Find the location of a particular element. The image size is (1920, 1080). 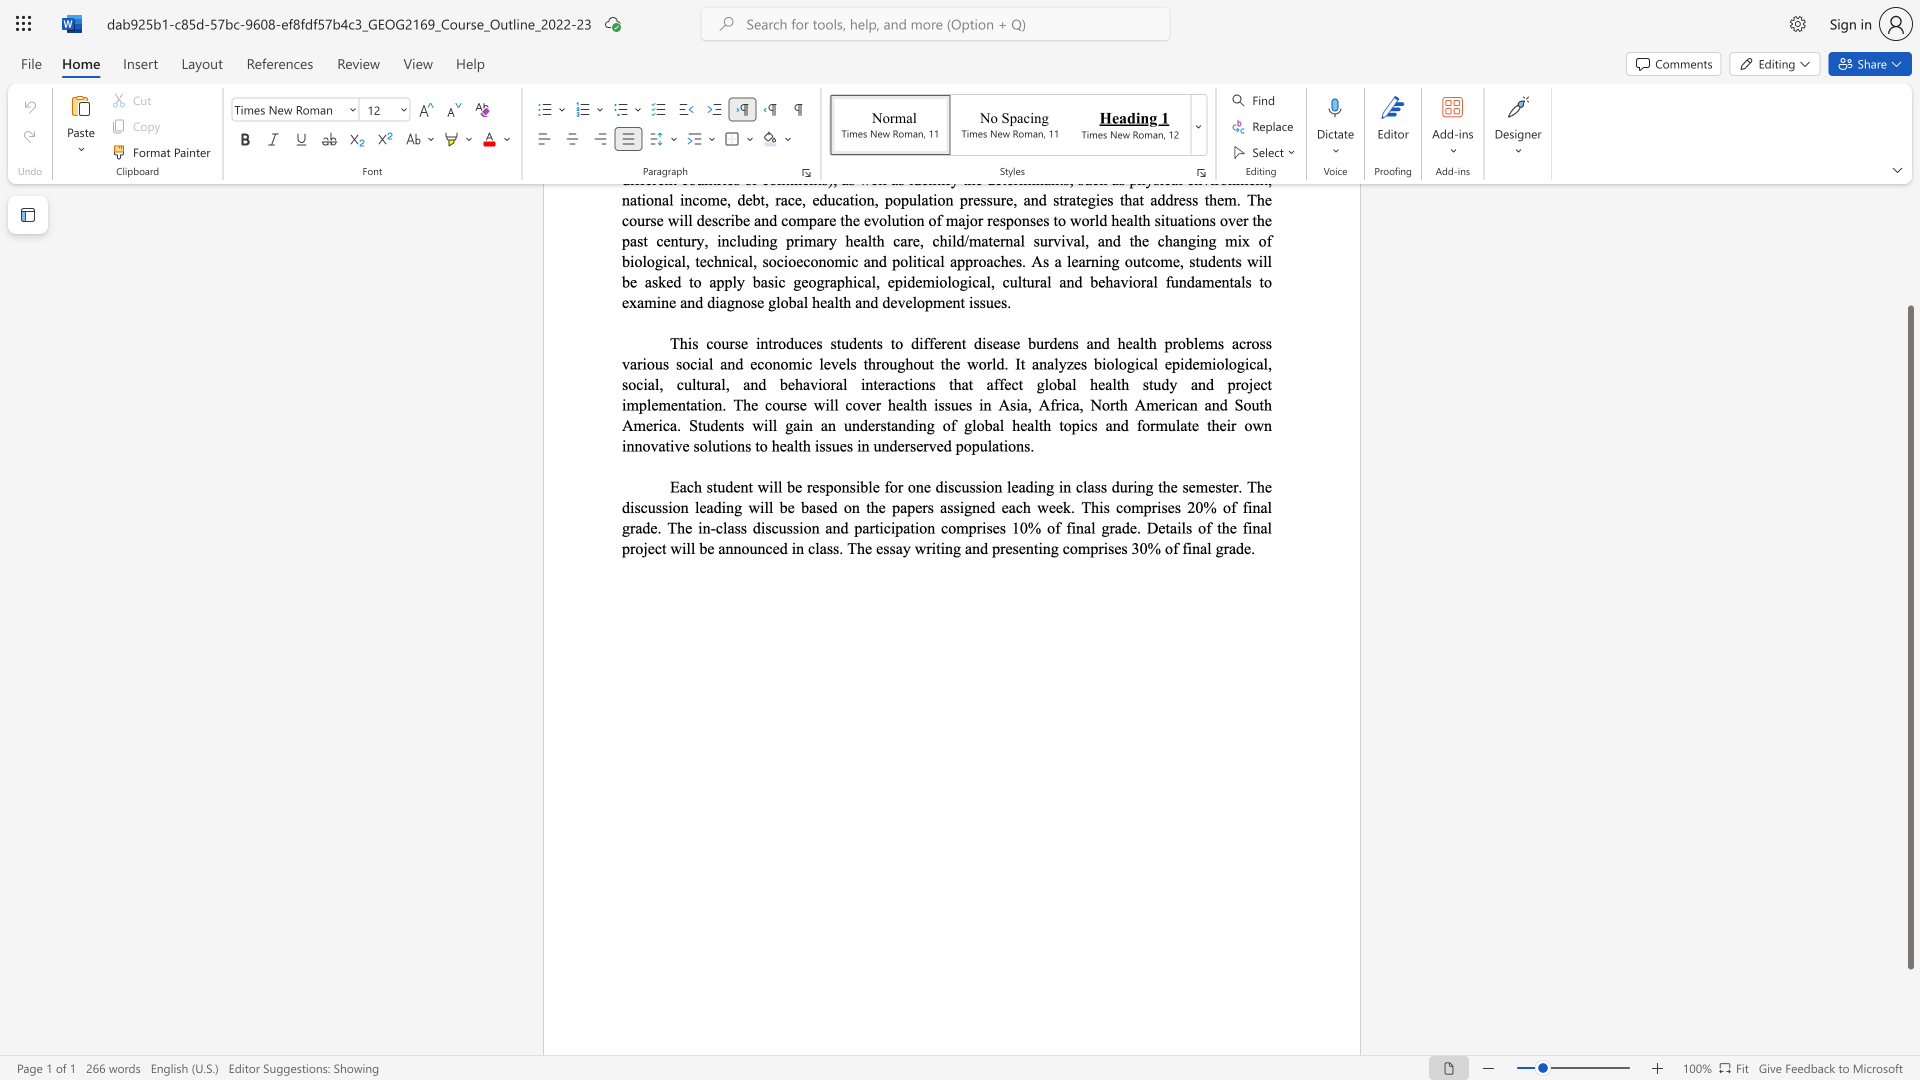

the scrollbar and move up 120 pixels is located at coordinates (1909, 637).